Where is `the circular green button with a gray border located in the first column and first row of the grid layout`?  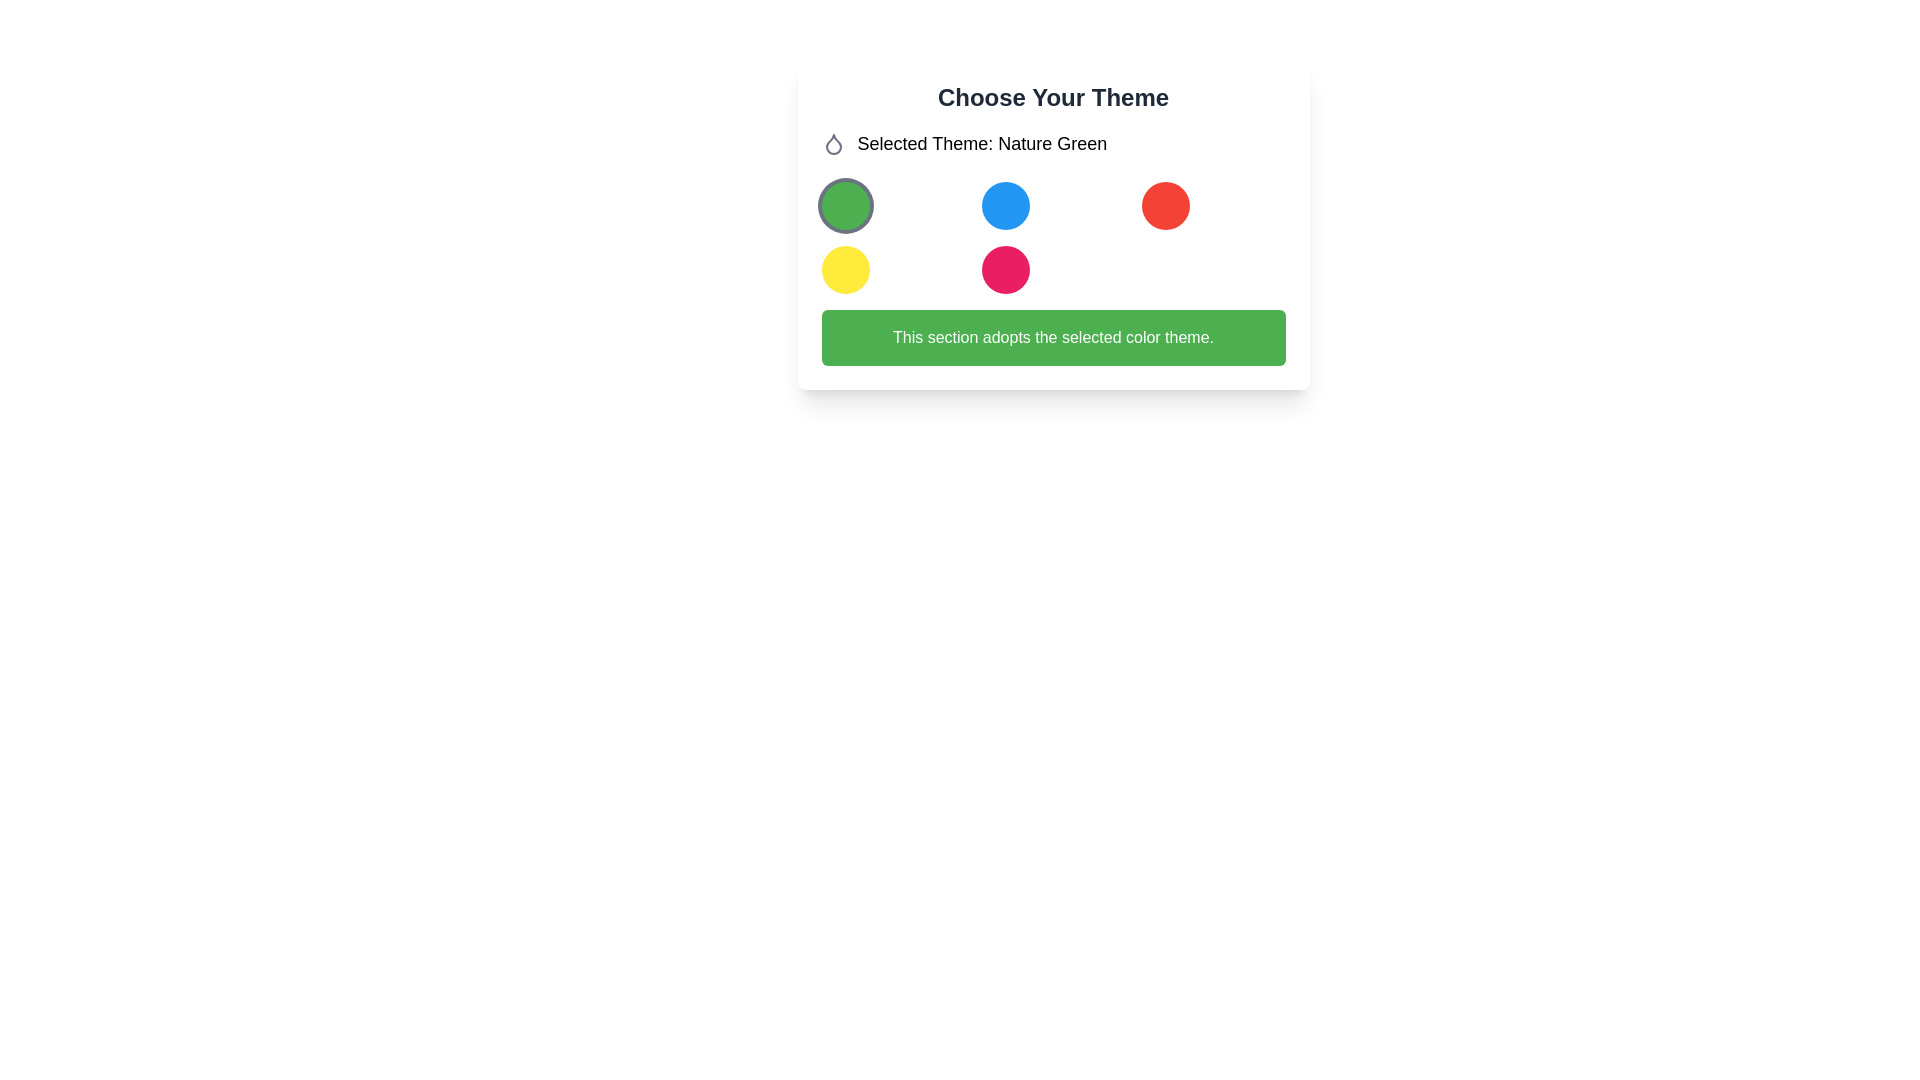 the circular green button with a gray border located in the first column and first row of the grid layout is located at coordinates (845, 205).